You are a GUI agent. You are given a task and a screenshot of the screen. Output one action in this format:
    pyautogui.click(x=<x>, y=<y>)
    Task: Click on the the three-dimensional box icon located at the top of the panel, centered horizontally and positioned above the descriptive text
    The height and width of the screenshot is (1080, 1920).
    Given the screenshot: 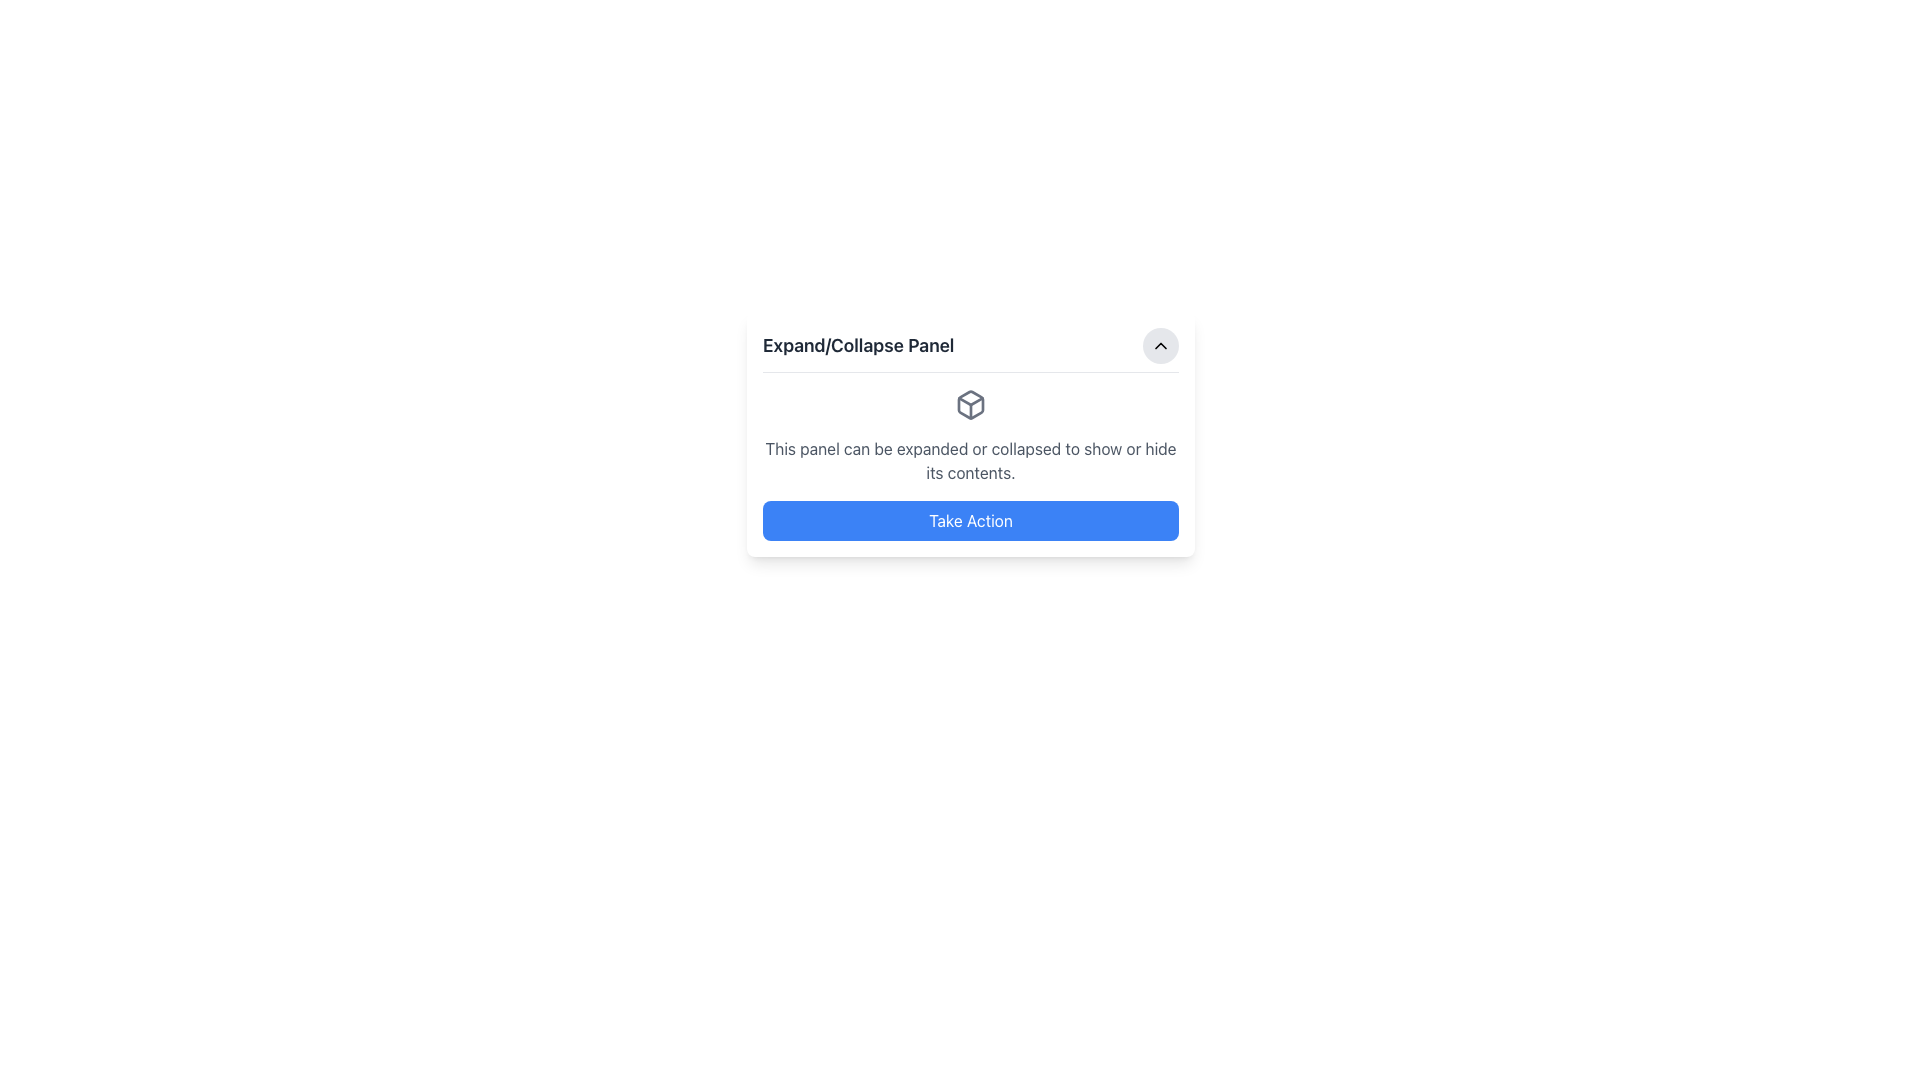 What is the action you would take?
    pyautogui.click(x=970, y=405)
    